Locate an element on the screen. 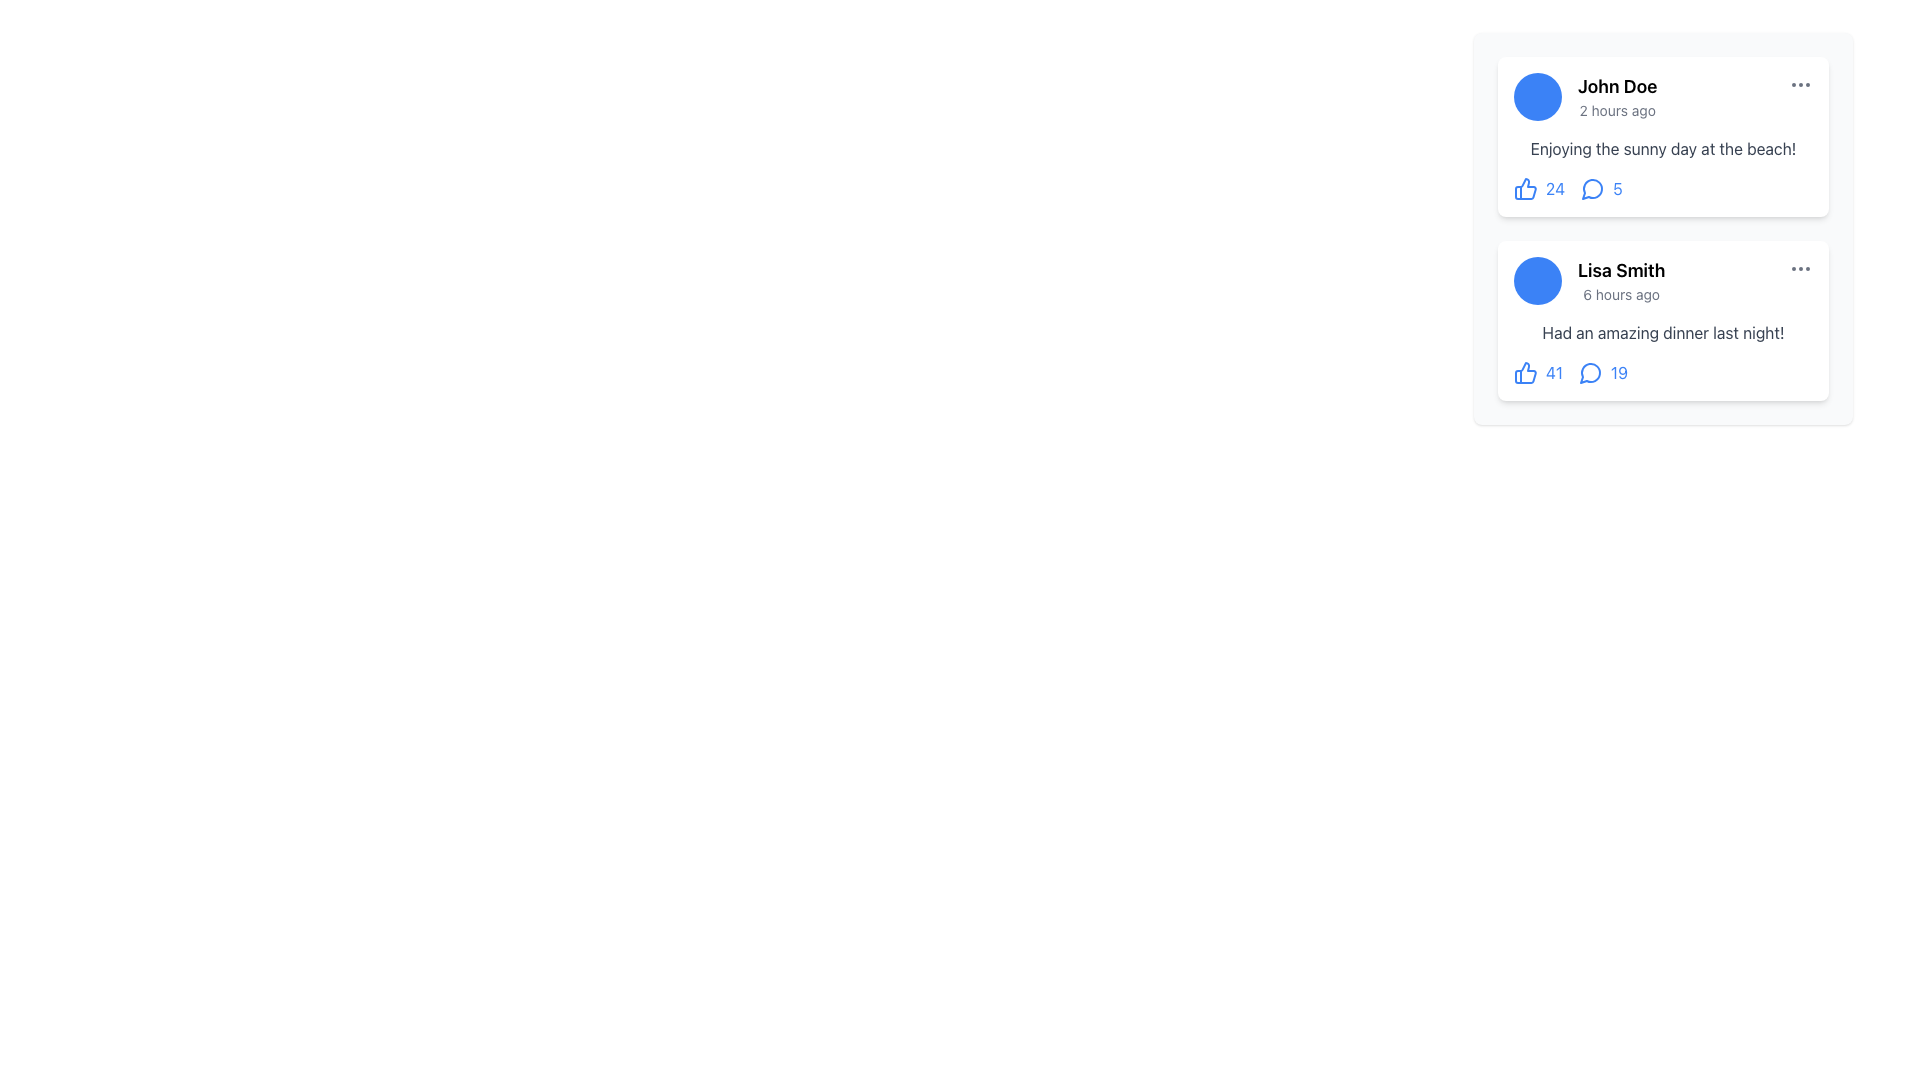 This screenshot has height=1080, width=1920. the comment icon located in the bottom right section of the post attributed to 'Lisa Smith' is located at coordinates (1589, 373).